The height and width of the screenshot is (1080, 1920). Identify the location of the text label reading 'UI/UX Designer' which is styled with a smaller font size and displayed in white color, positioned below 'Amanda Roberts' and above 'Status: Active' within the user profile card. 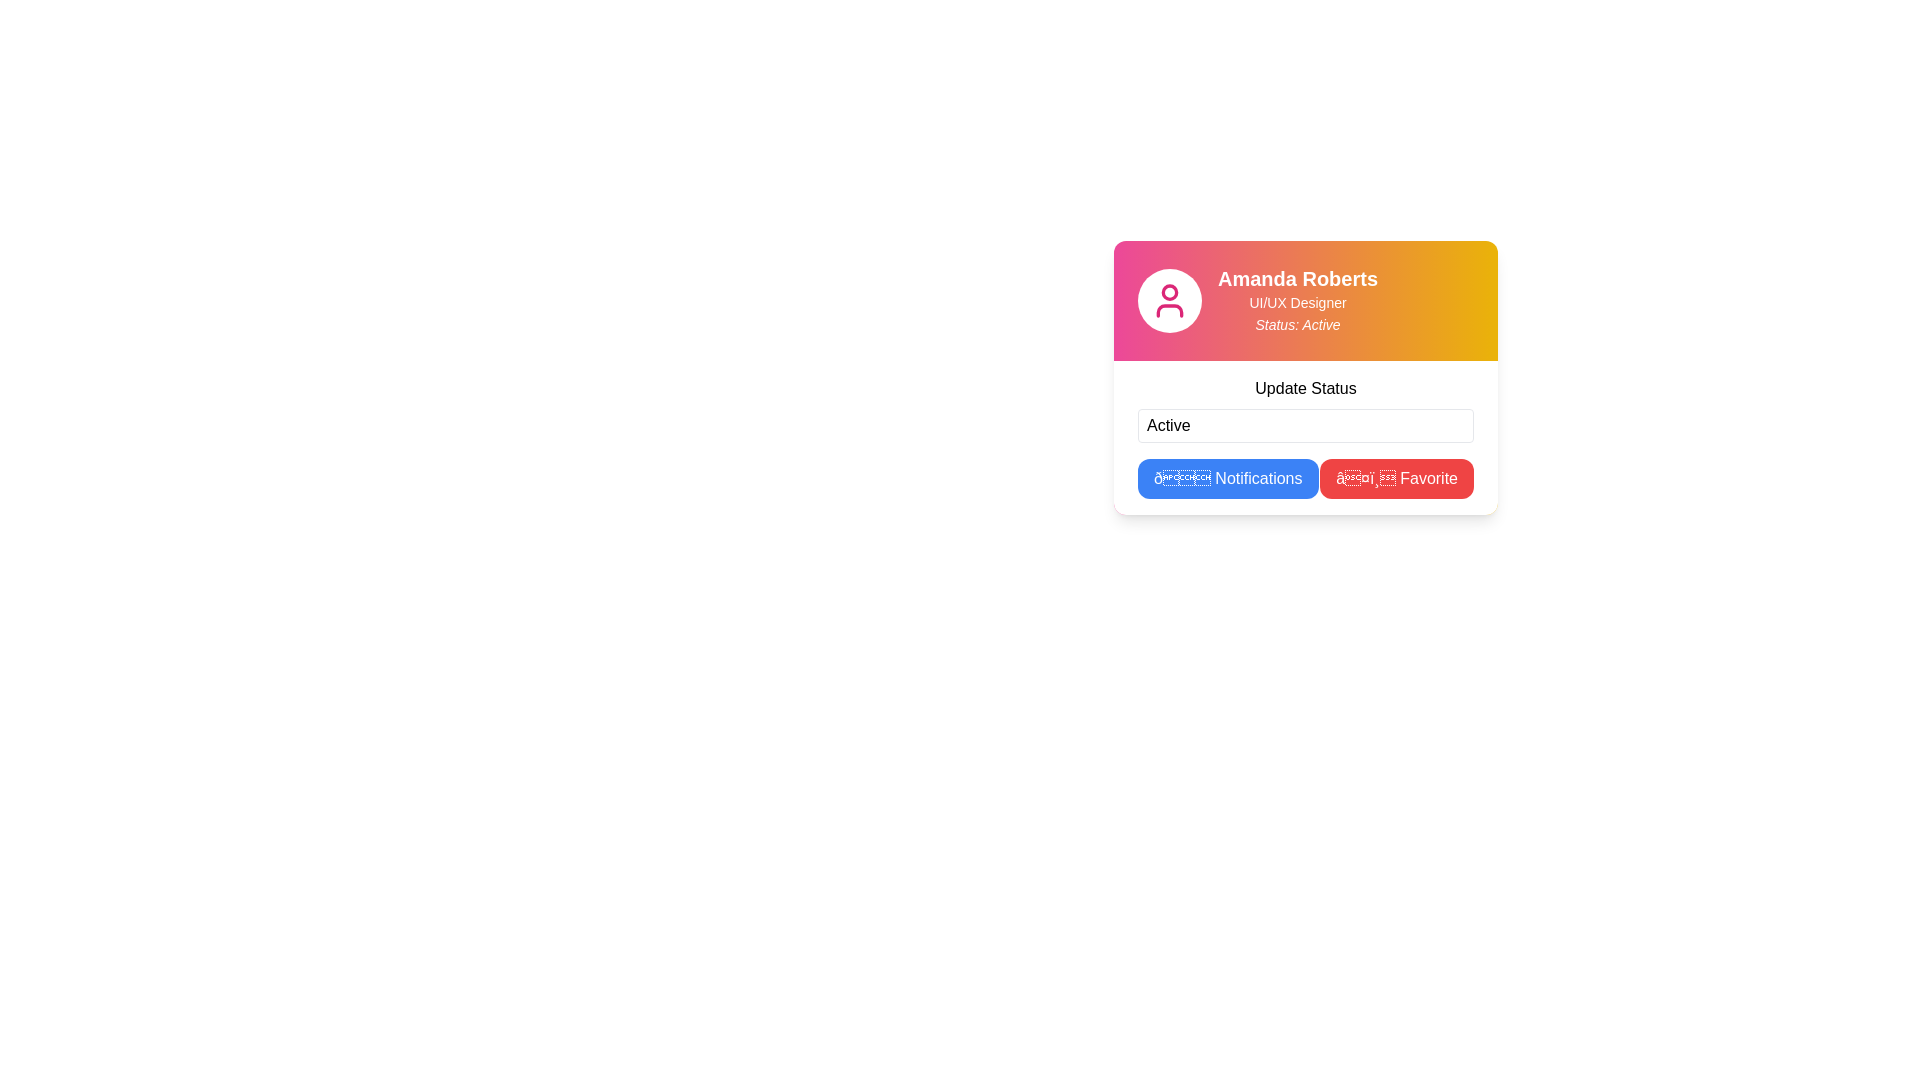
(1298, 303).